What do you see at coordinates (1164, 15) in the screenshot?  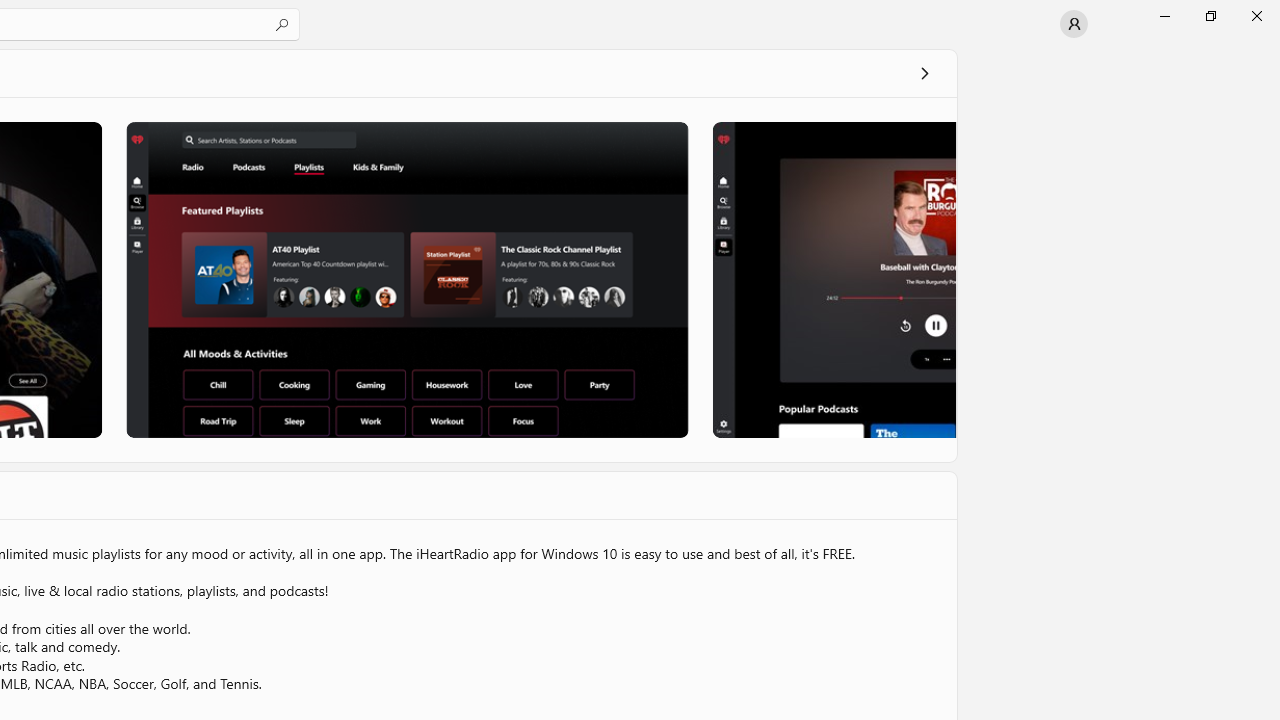 I see `'Minimize Microsoft Store'` at bounding box center [1164, 15].